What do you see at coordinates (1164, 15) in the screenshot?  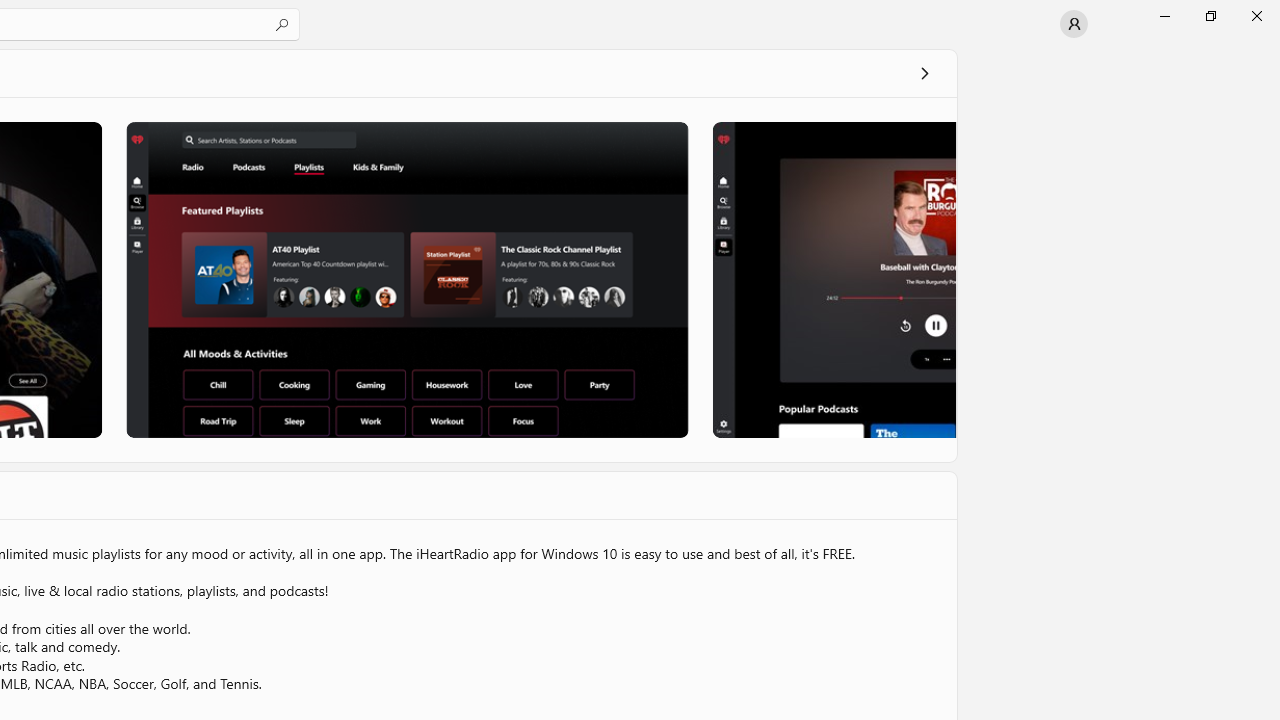 I see `'Minimize Microsoft Store'` at bounding box center [1164, 15].